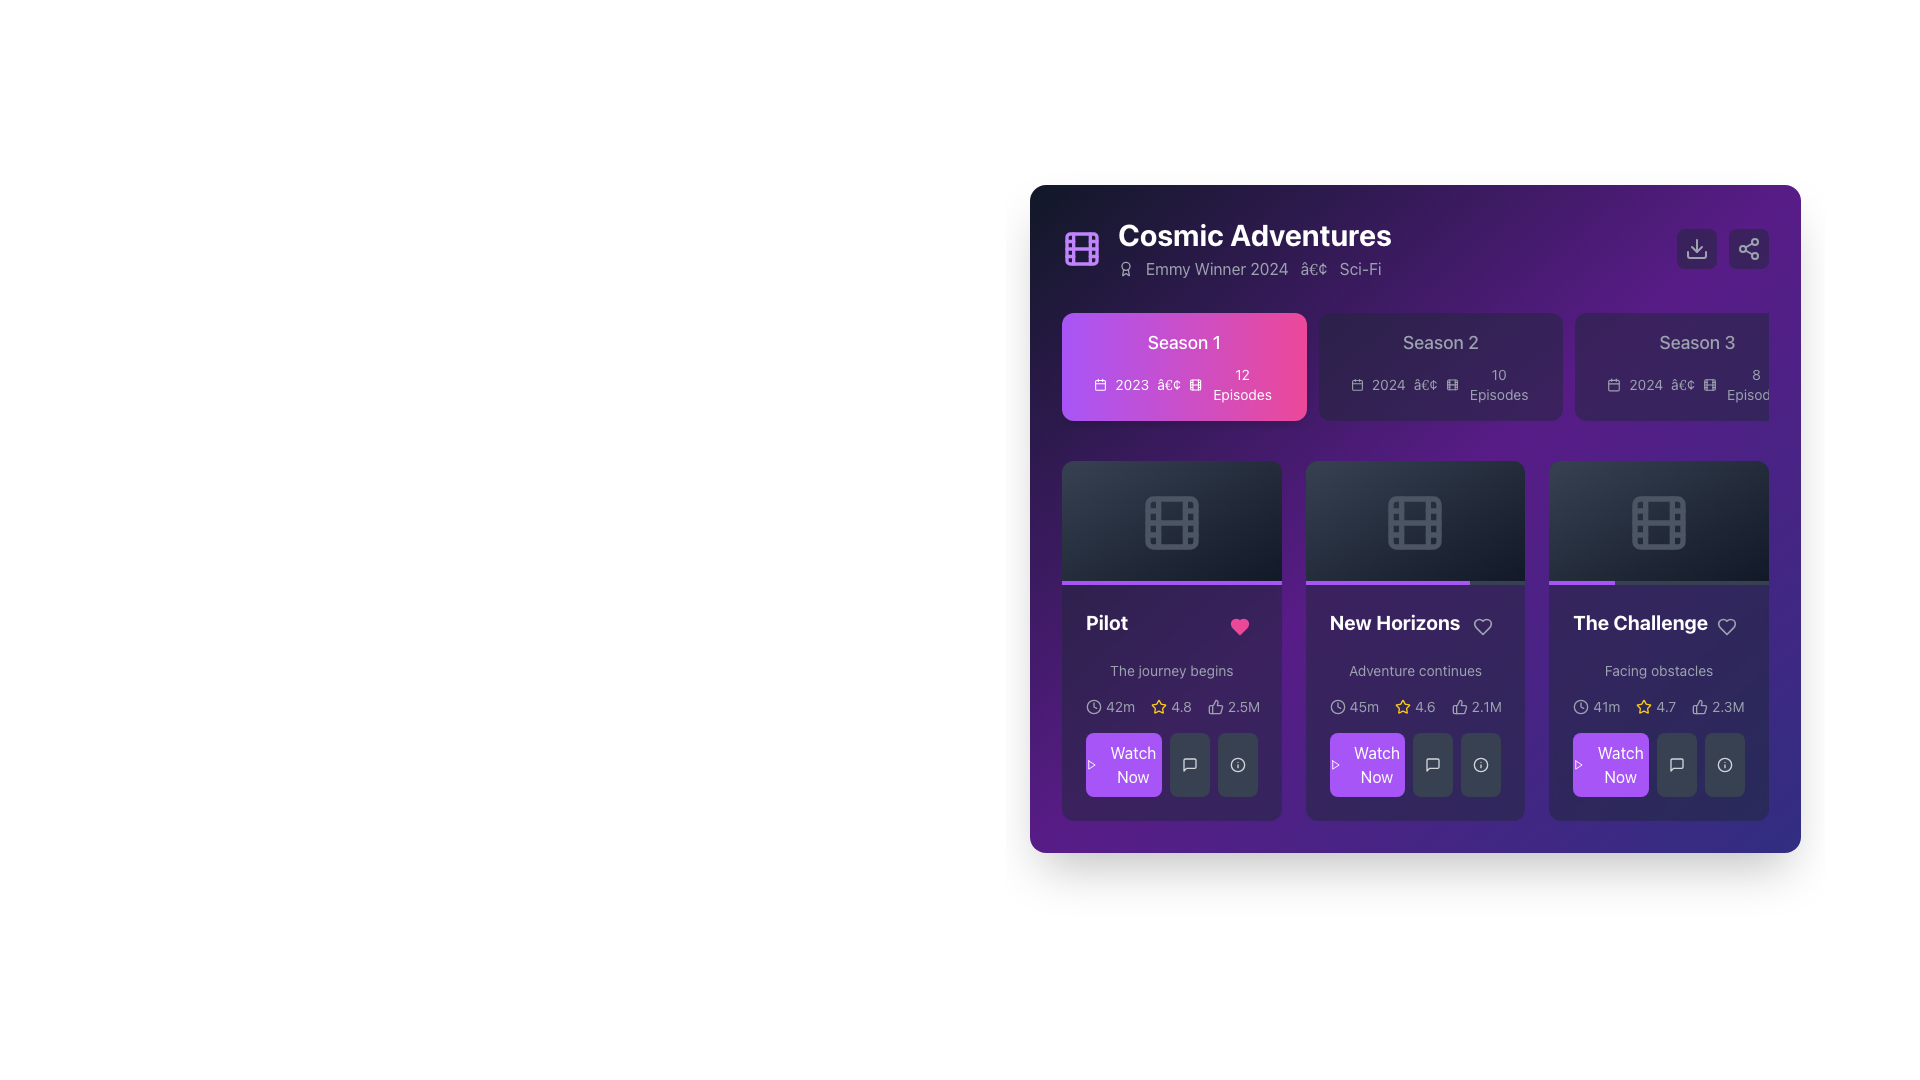 The width and height of the screenshot is (1920, 1080). I want to click on the icons in the Informative display group of the card labeled 'The Challenge', so click(1659, 705).